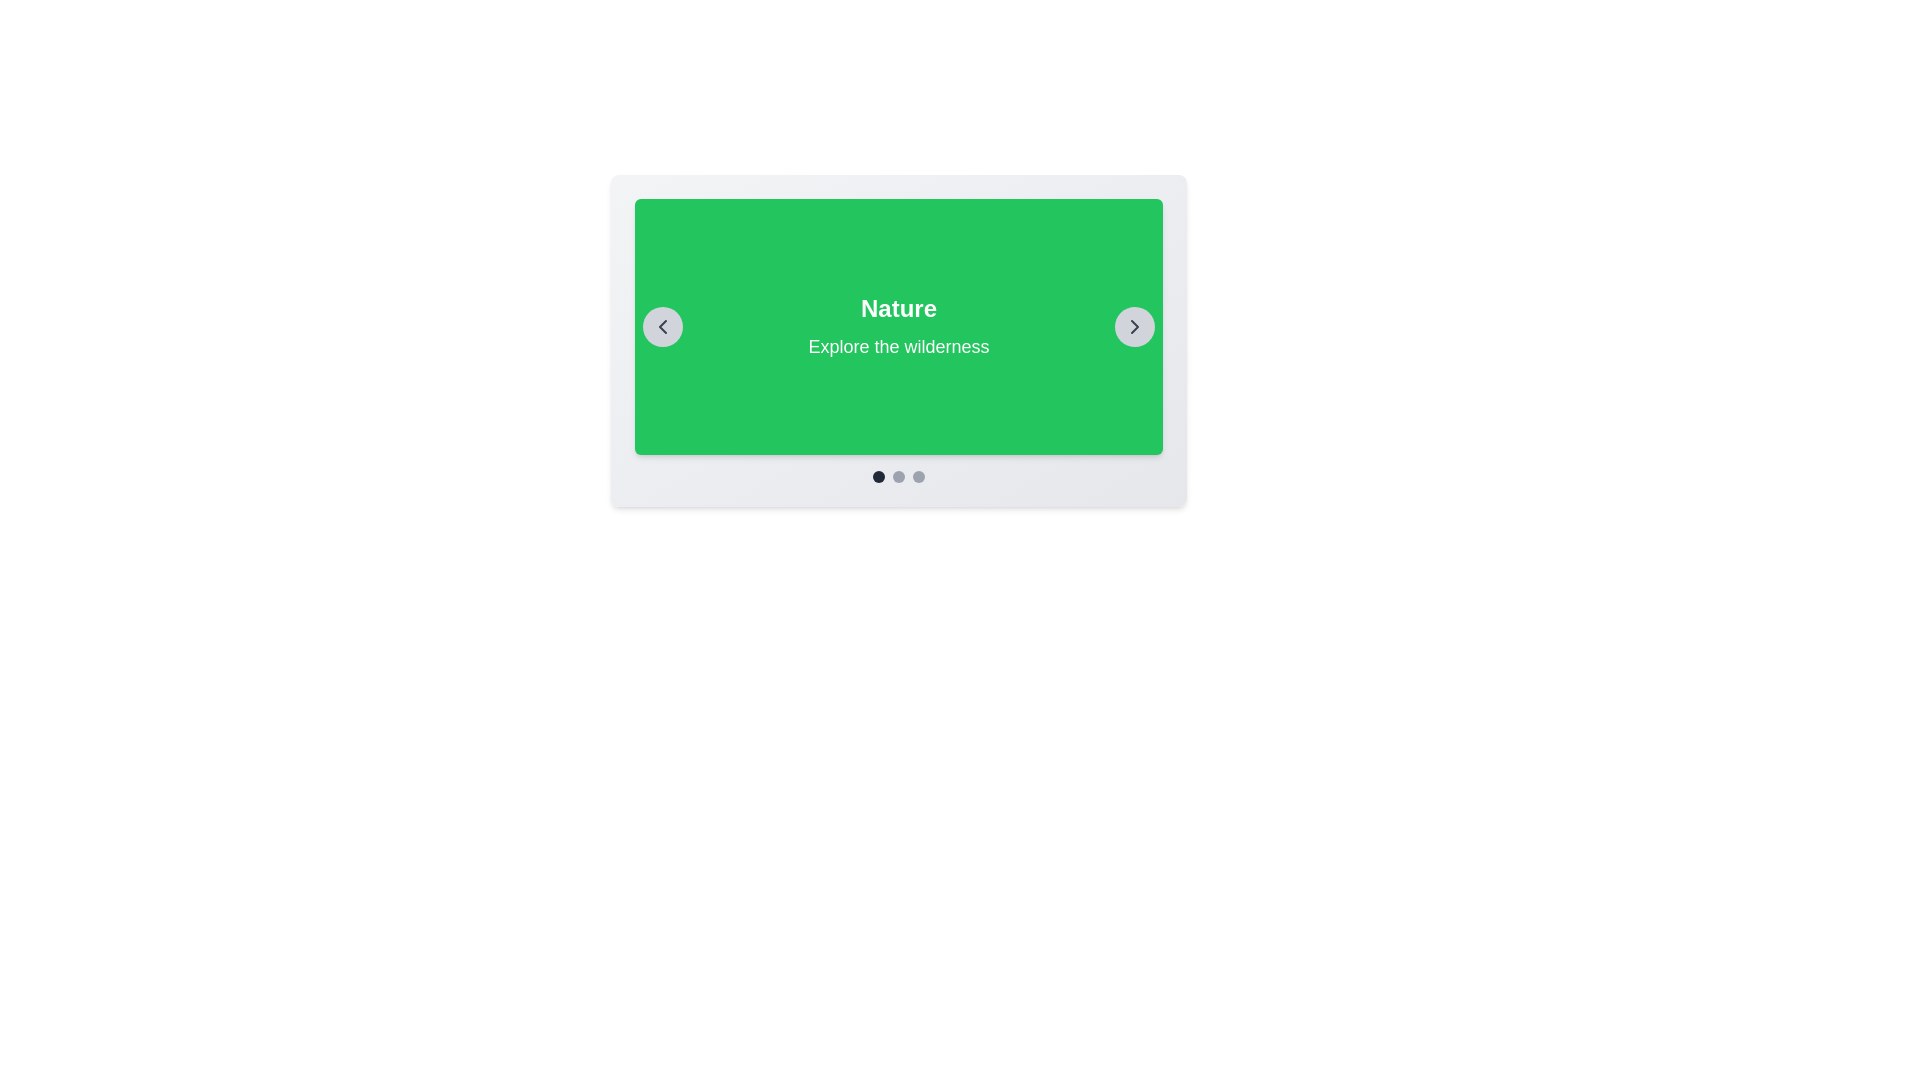 This screenshot has width=1920, height=1080. Describe the element at coordinates (897, 346) in the screenshot. I see `the static text label 'Explore the wilderness' which is styled in white font and located within a green rectangular panel, centered below the title 'Nature'` at that location.